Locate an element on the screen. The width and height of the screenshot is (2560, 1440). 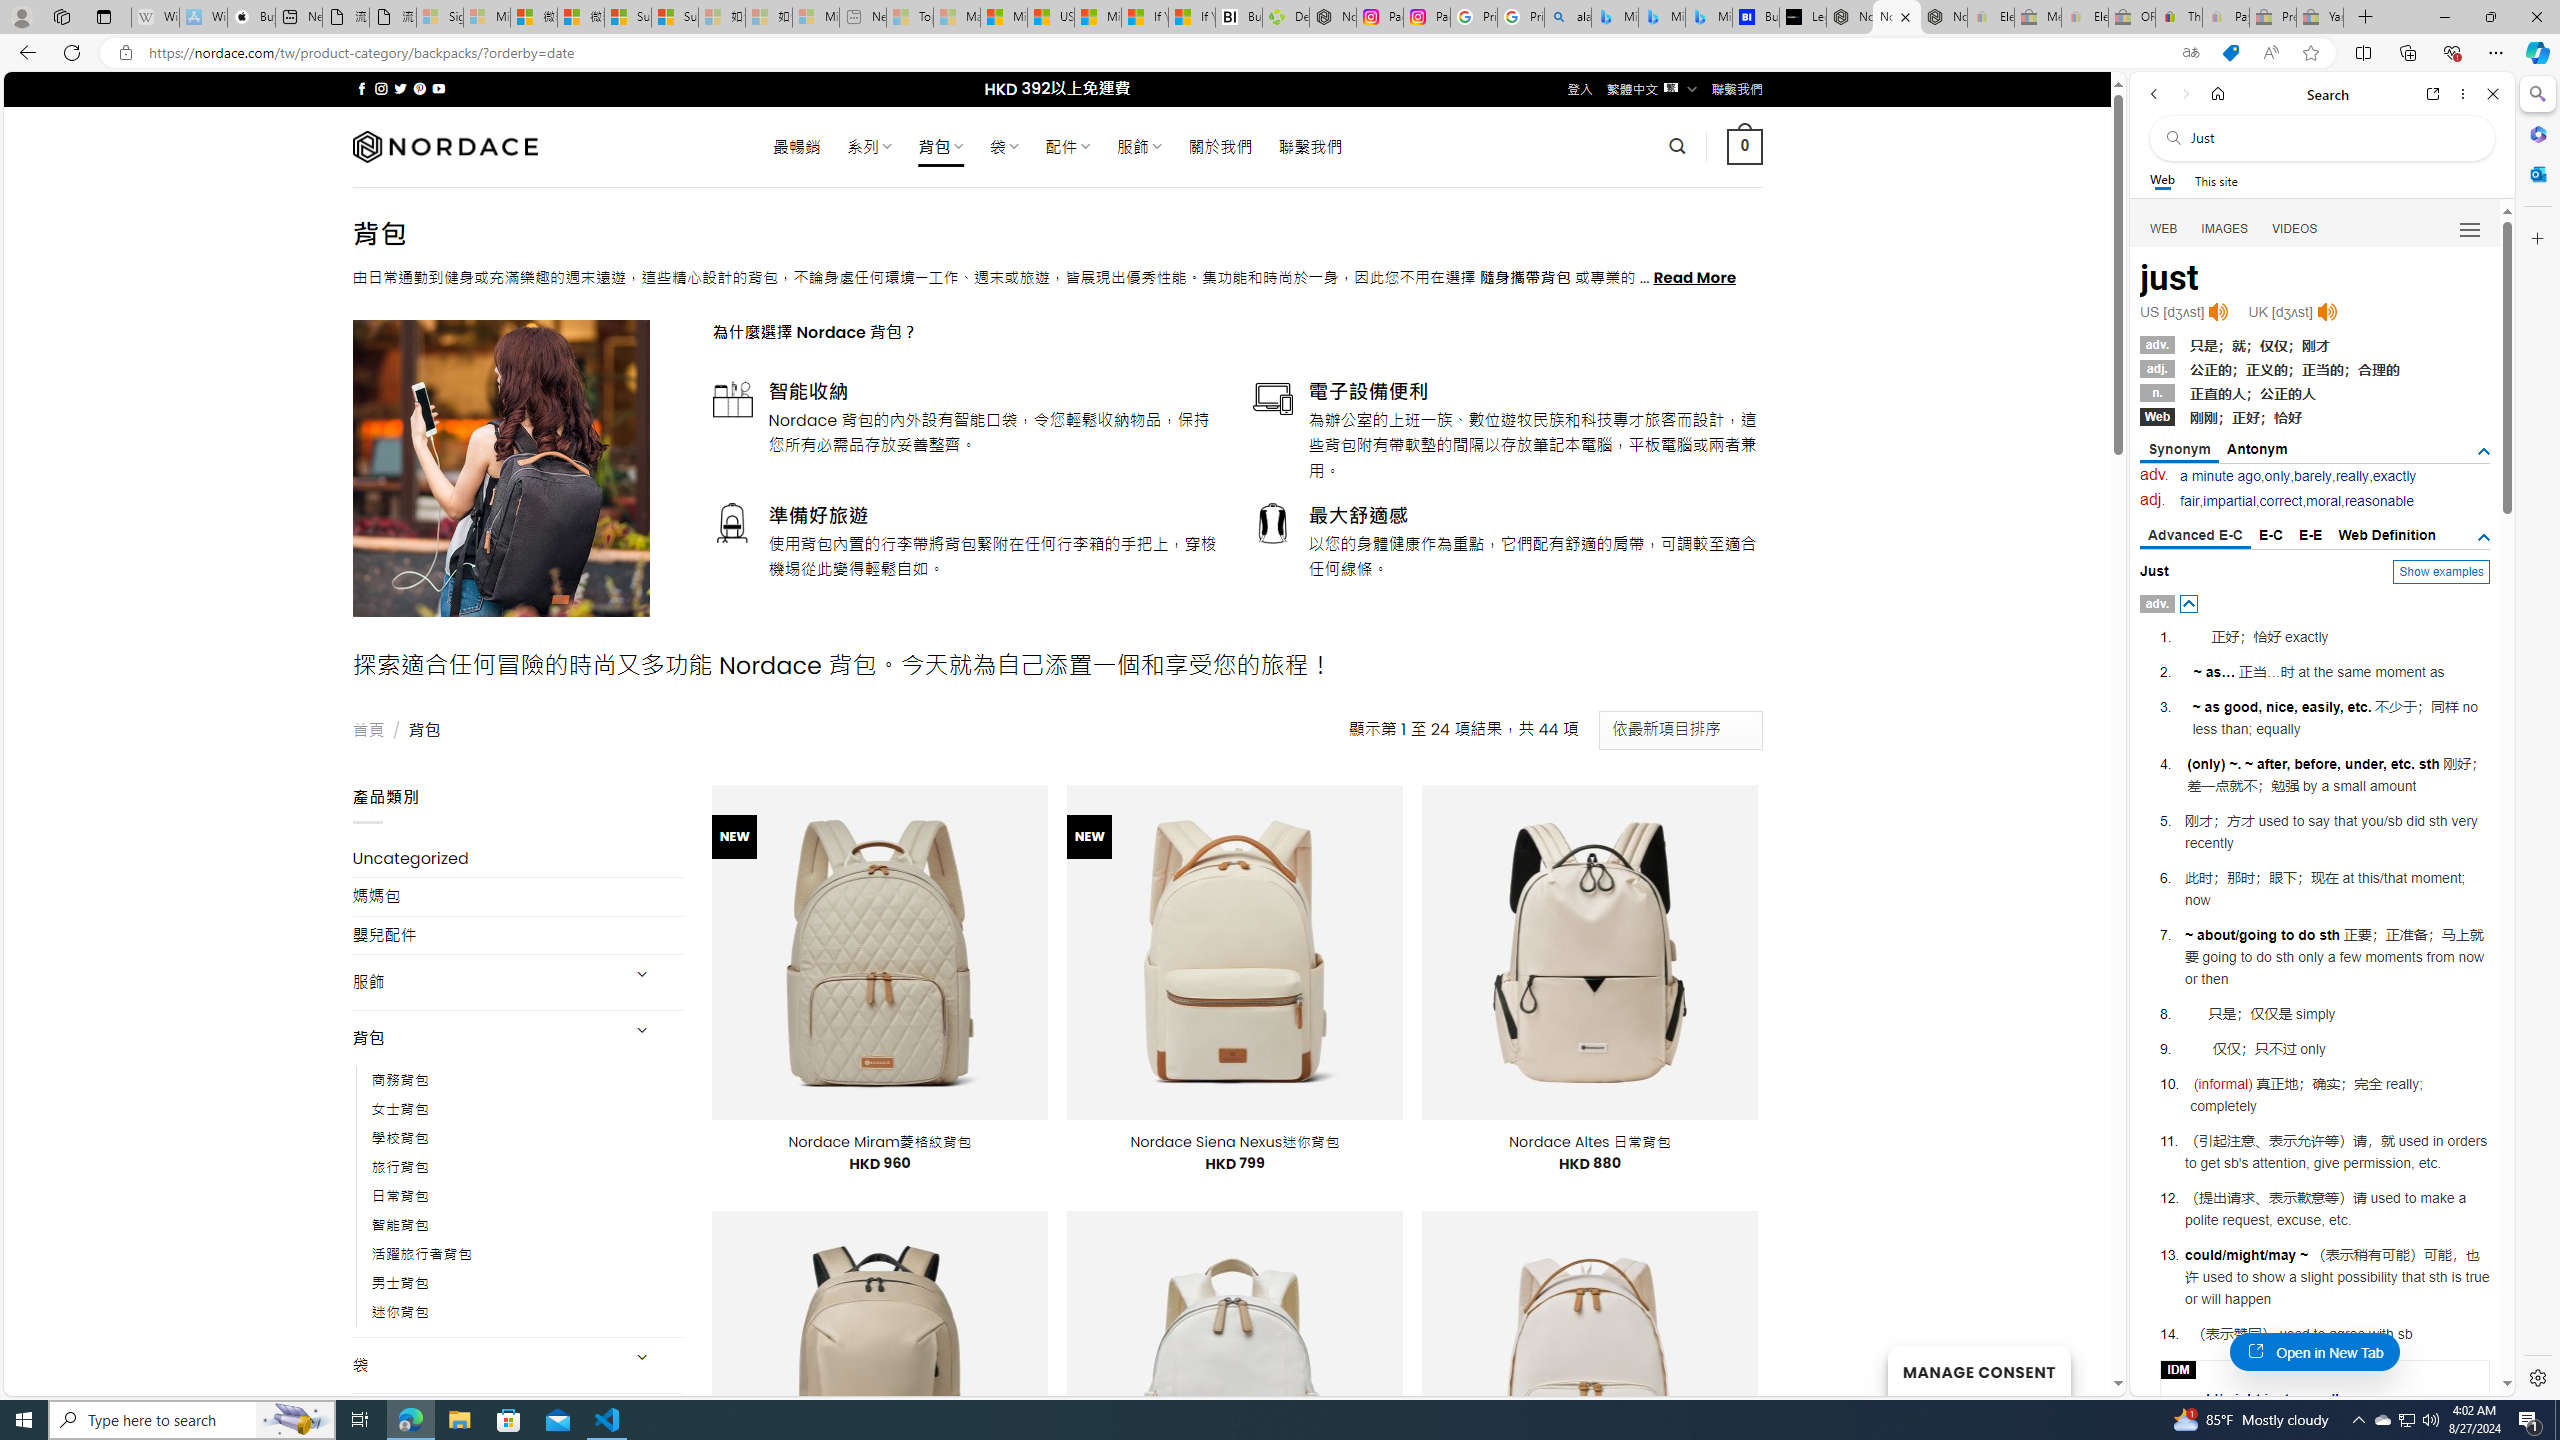
'Yard, Garden & Outdoor Living - Sleeping' is located at coordinates (2319, 16).